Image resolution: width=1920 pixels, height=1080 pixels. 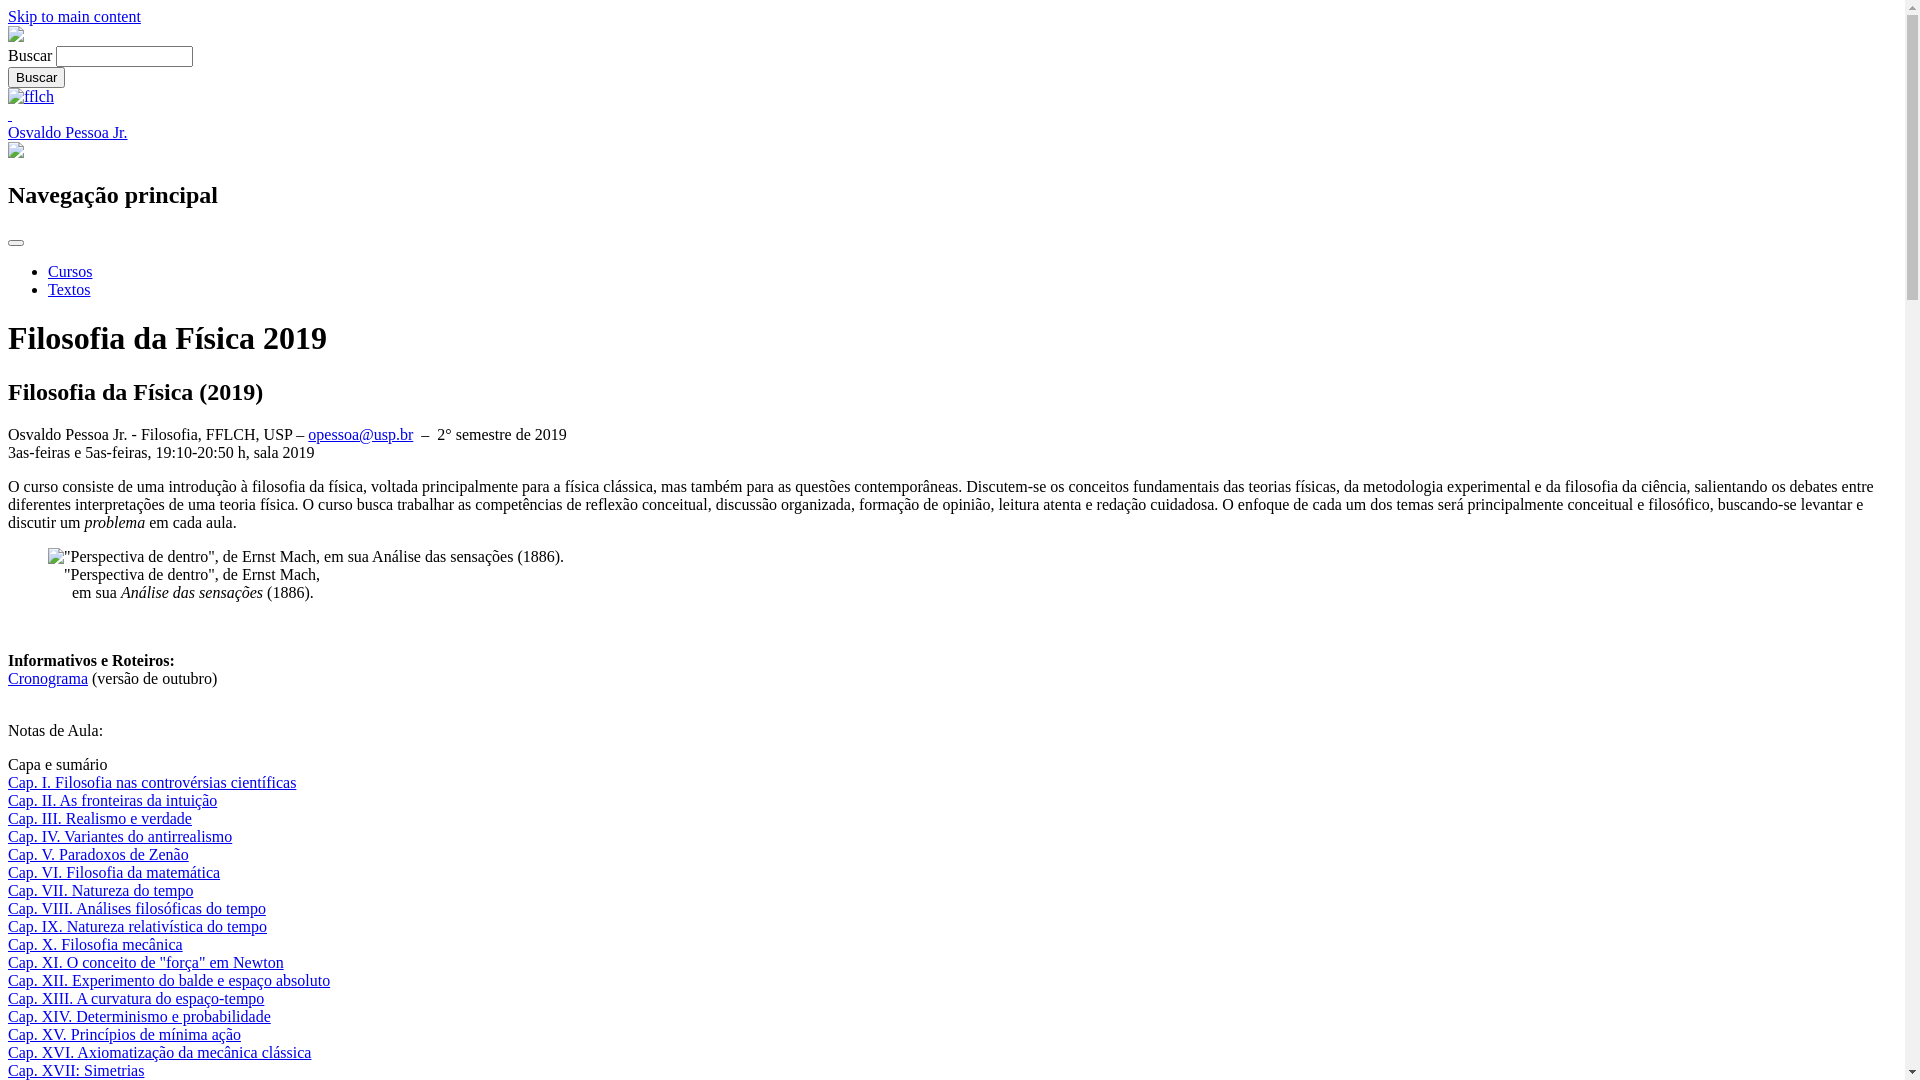 I want to click on 'Osvaldo Pessoa Jr.', so click(x=8, y=132).